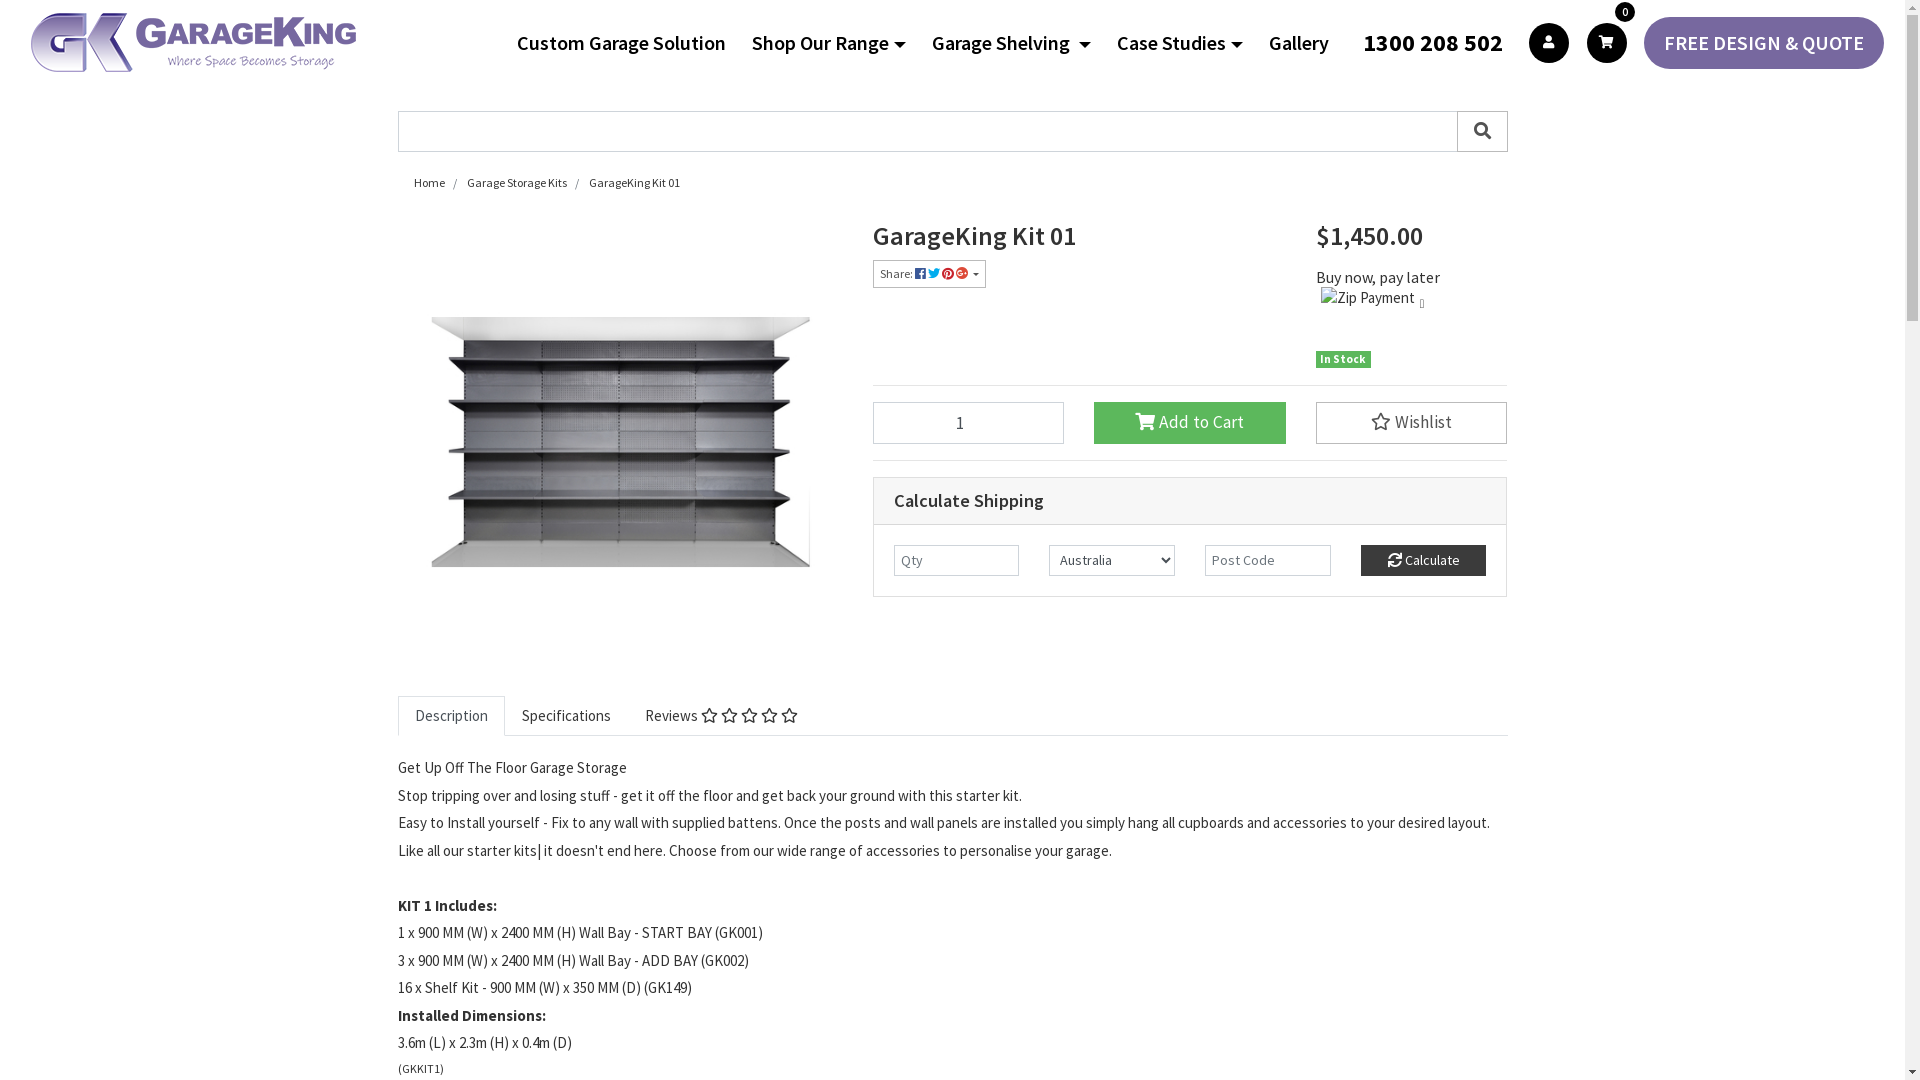 The height and width of the screenshot is (1080, 1920). I want to click on 'Share:', so click(872, 273).